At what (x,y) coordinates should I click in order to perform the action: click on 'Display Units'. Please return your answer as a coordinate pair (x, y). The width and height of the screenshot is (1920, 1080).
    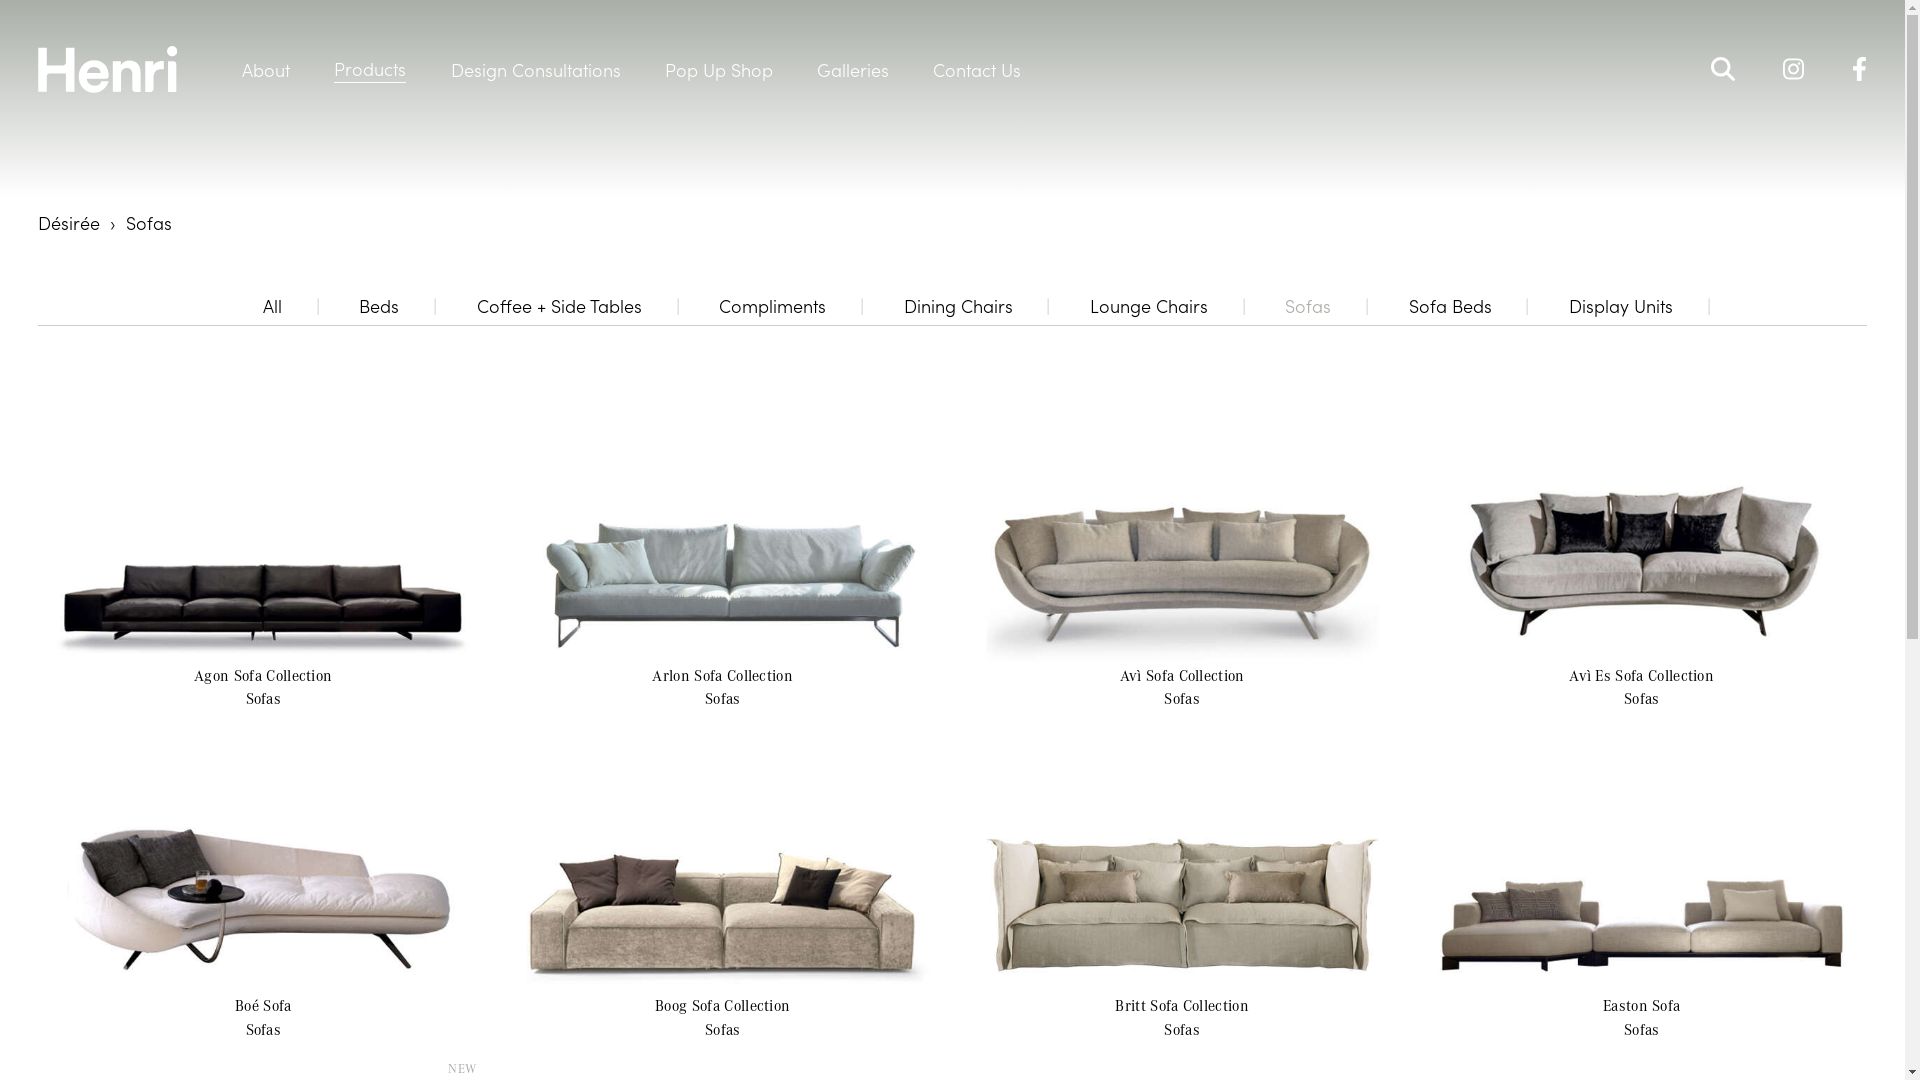
    Looking at the image, I should click on (1621, 305).